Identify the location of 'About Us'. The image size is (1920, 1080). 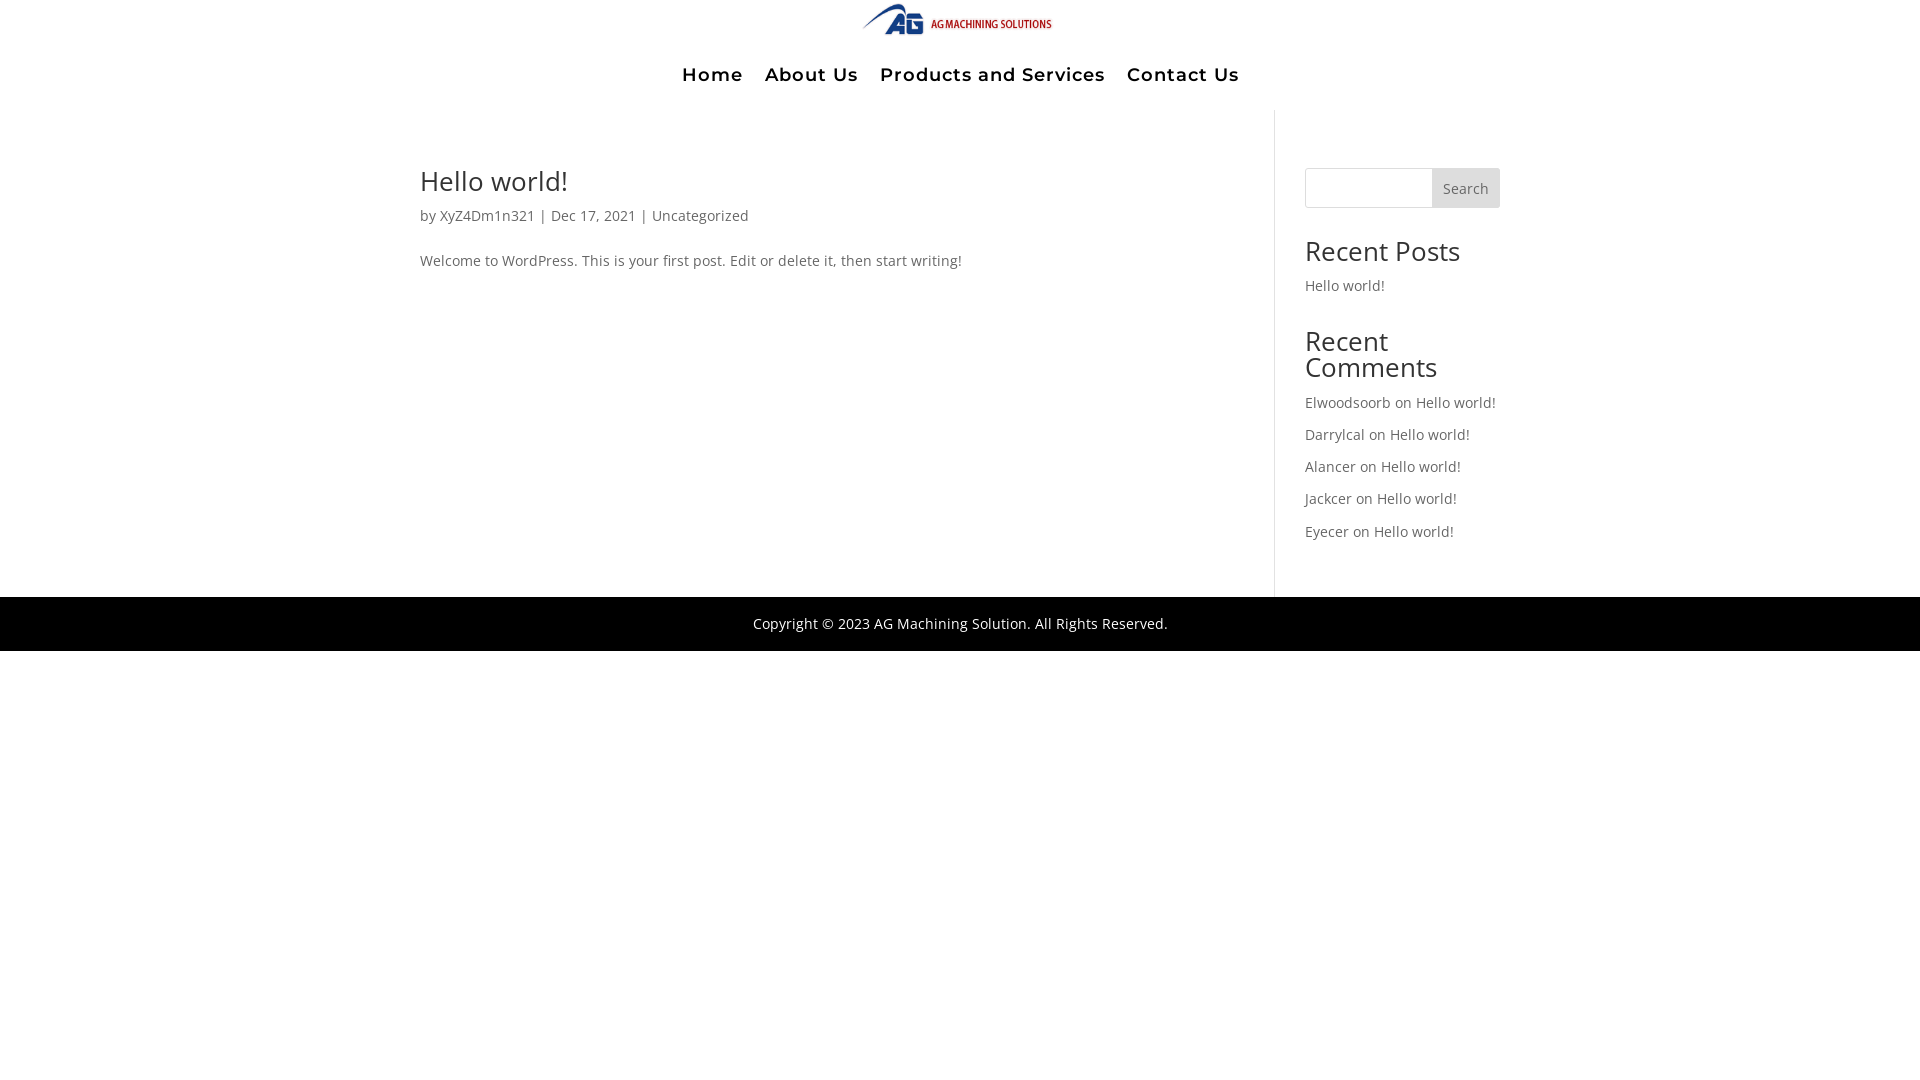
(810, 73).